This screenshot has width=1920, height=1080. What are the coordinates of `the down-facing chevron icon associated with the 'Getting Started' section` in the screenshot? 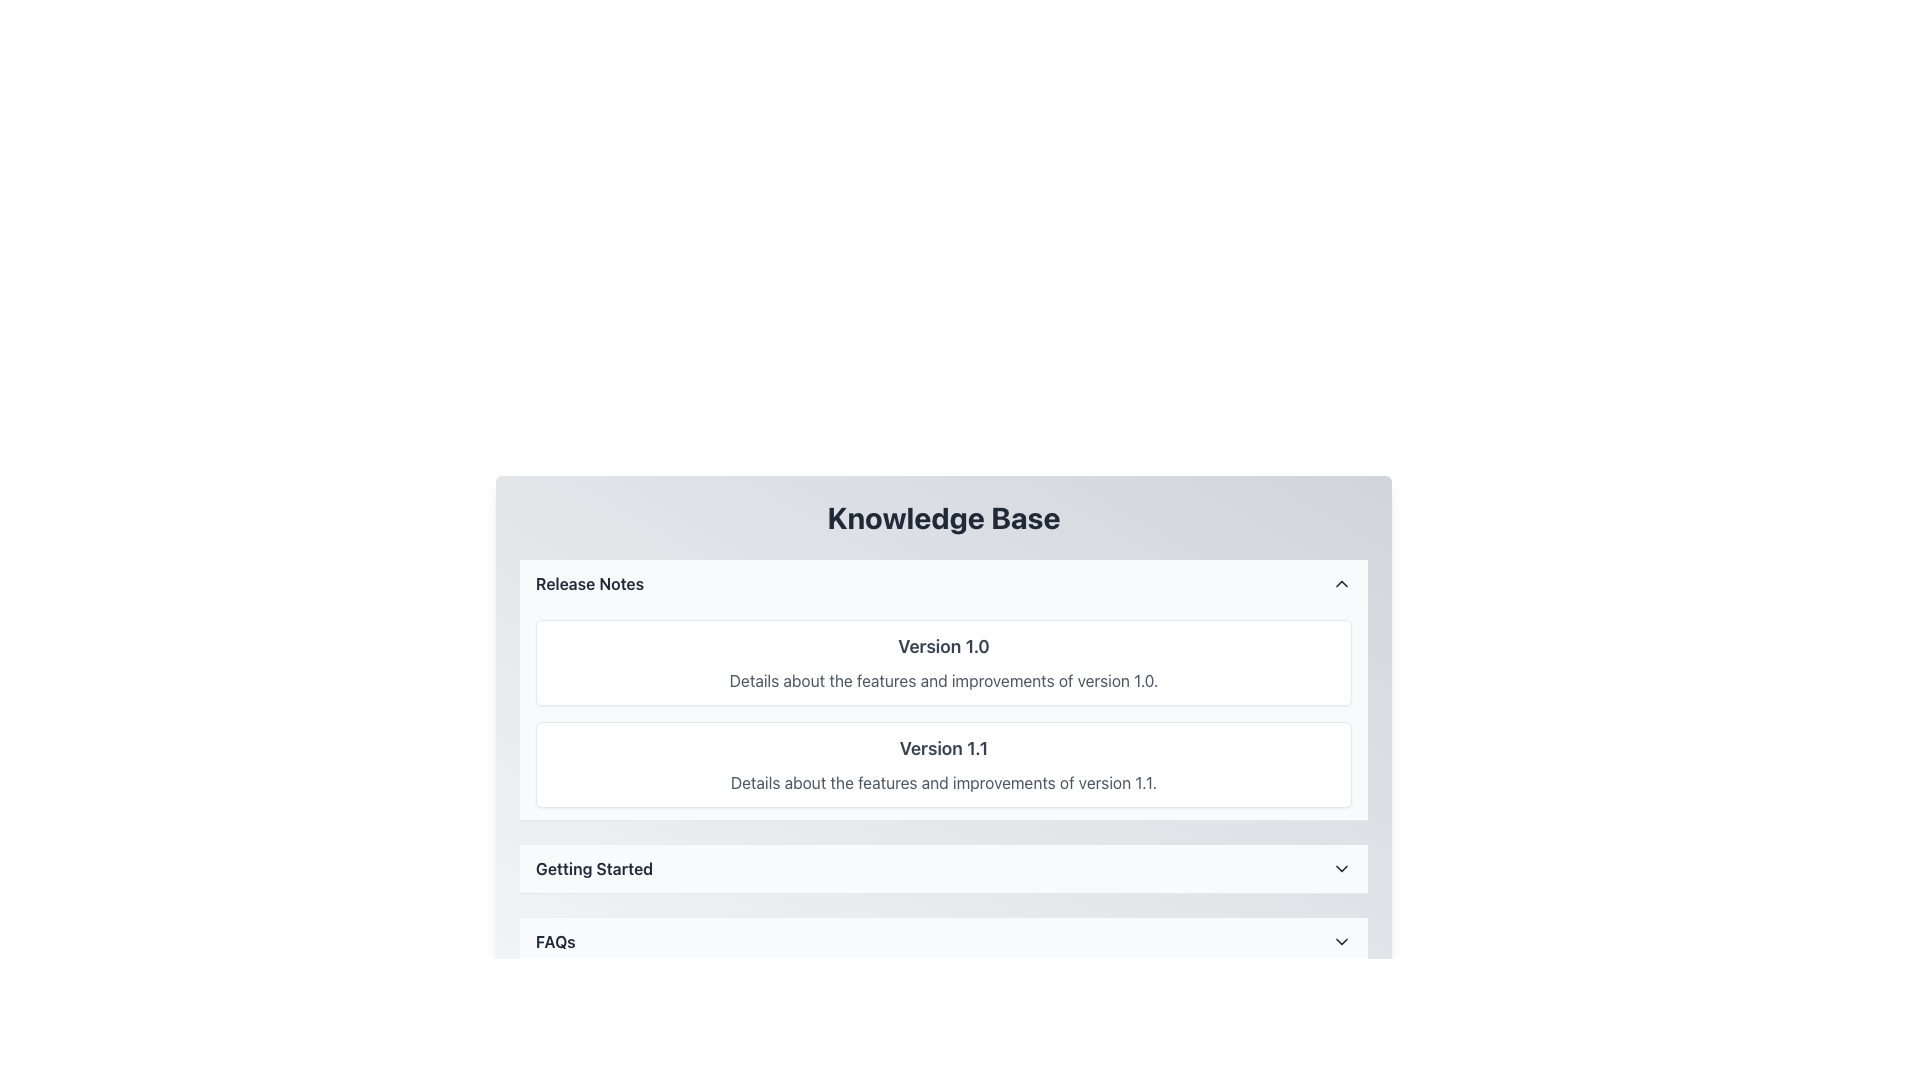 It's located at (1342, 867).